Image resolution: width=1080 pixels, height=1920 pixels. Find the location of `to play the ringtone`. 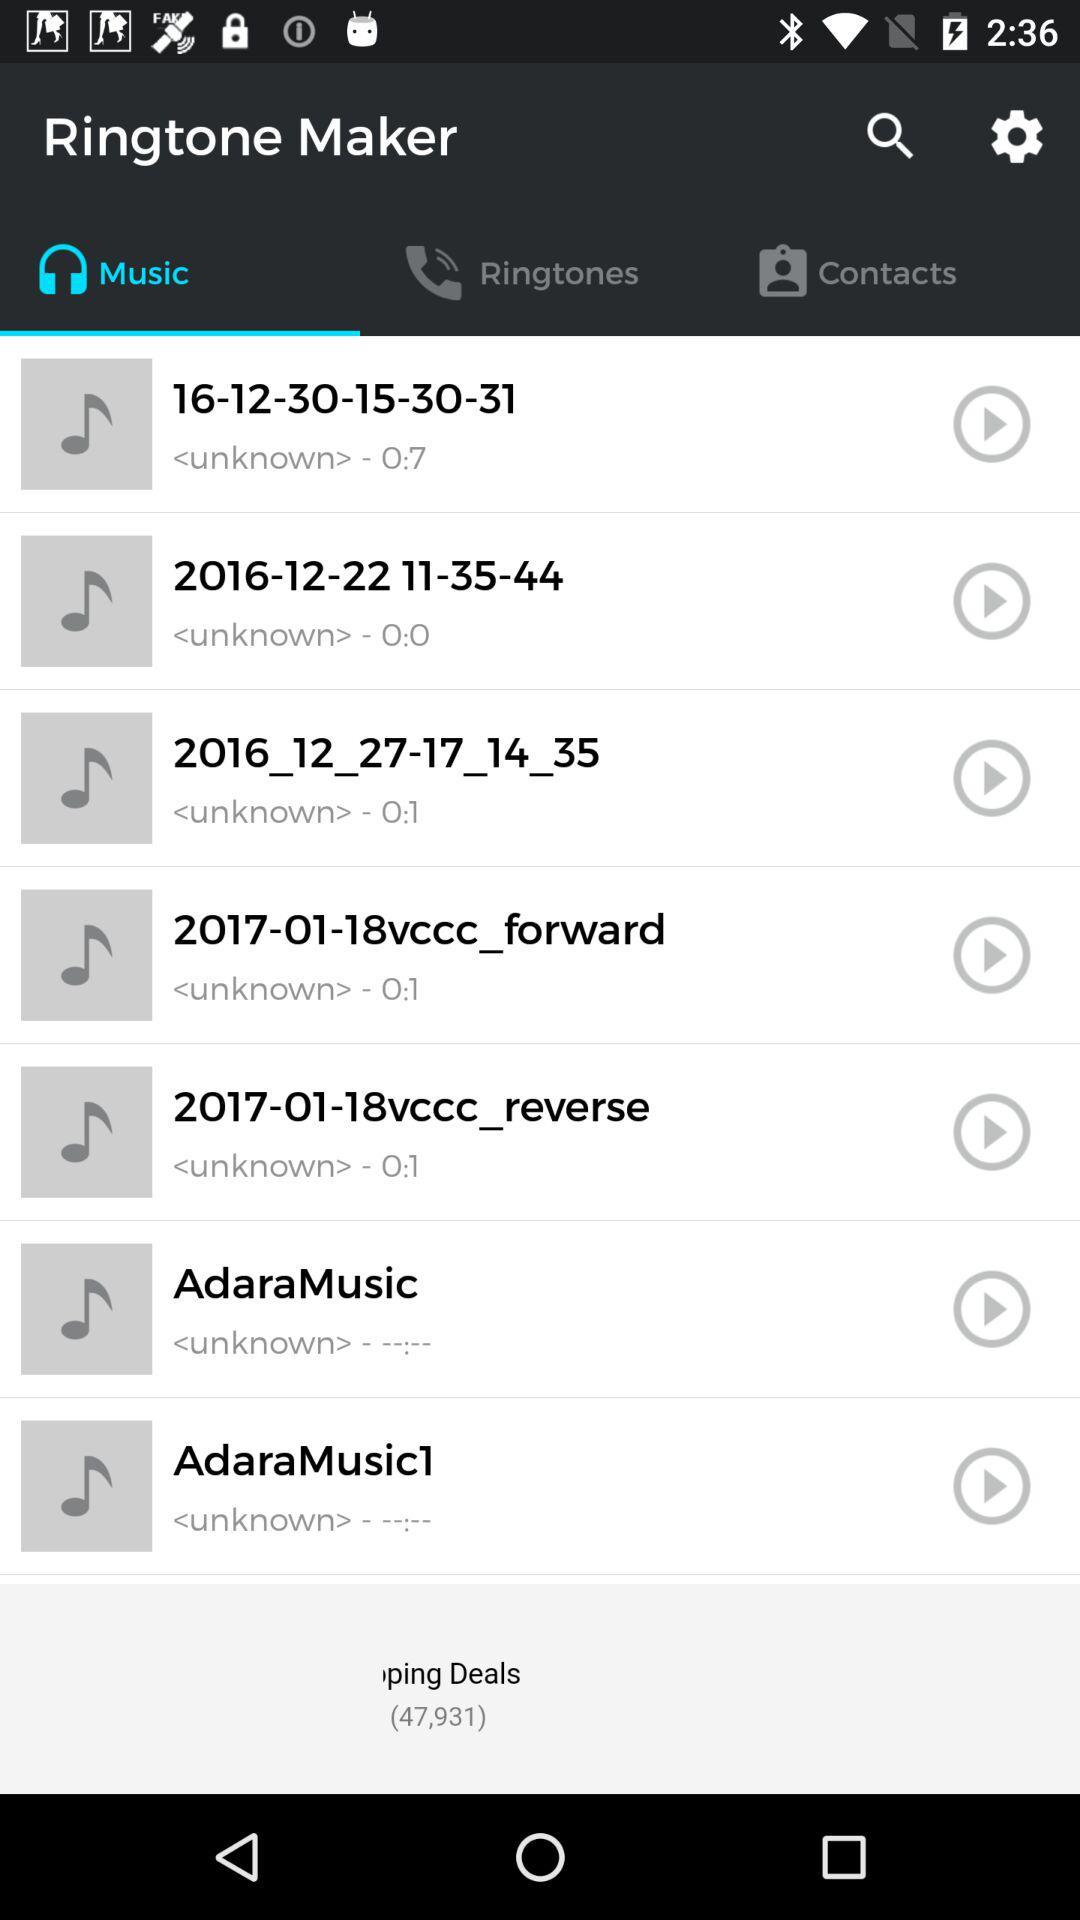

to play the ringtone is located at coordinates (991, 1132).